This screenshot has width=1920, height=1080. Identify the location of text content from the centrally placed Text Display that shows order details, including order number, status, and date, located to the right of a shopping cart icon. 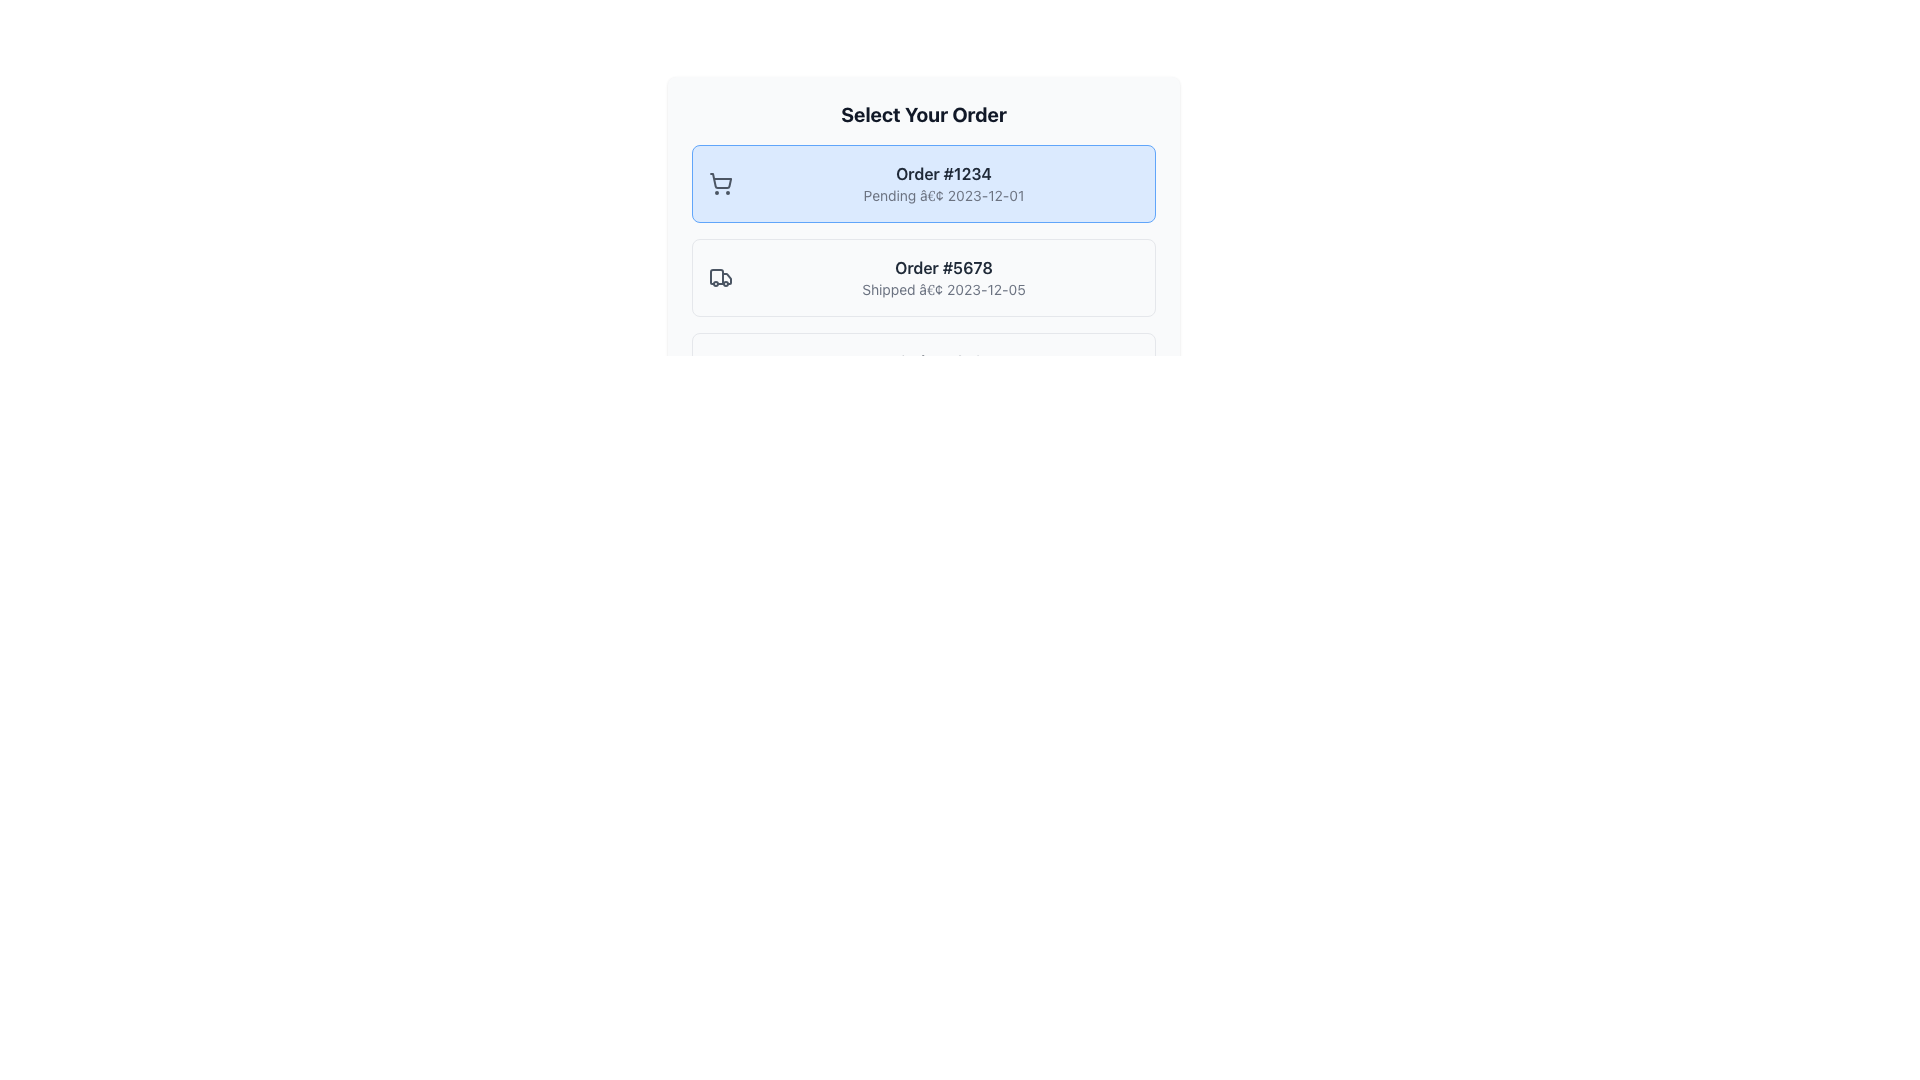
(943, 184).